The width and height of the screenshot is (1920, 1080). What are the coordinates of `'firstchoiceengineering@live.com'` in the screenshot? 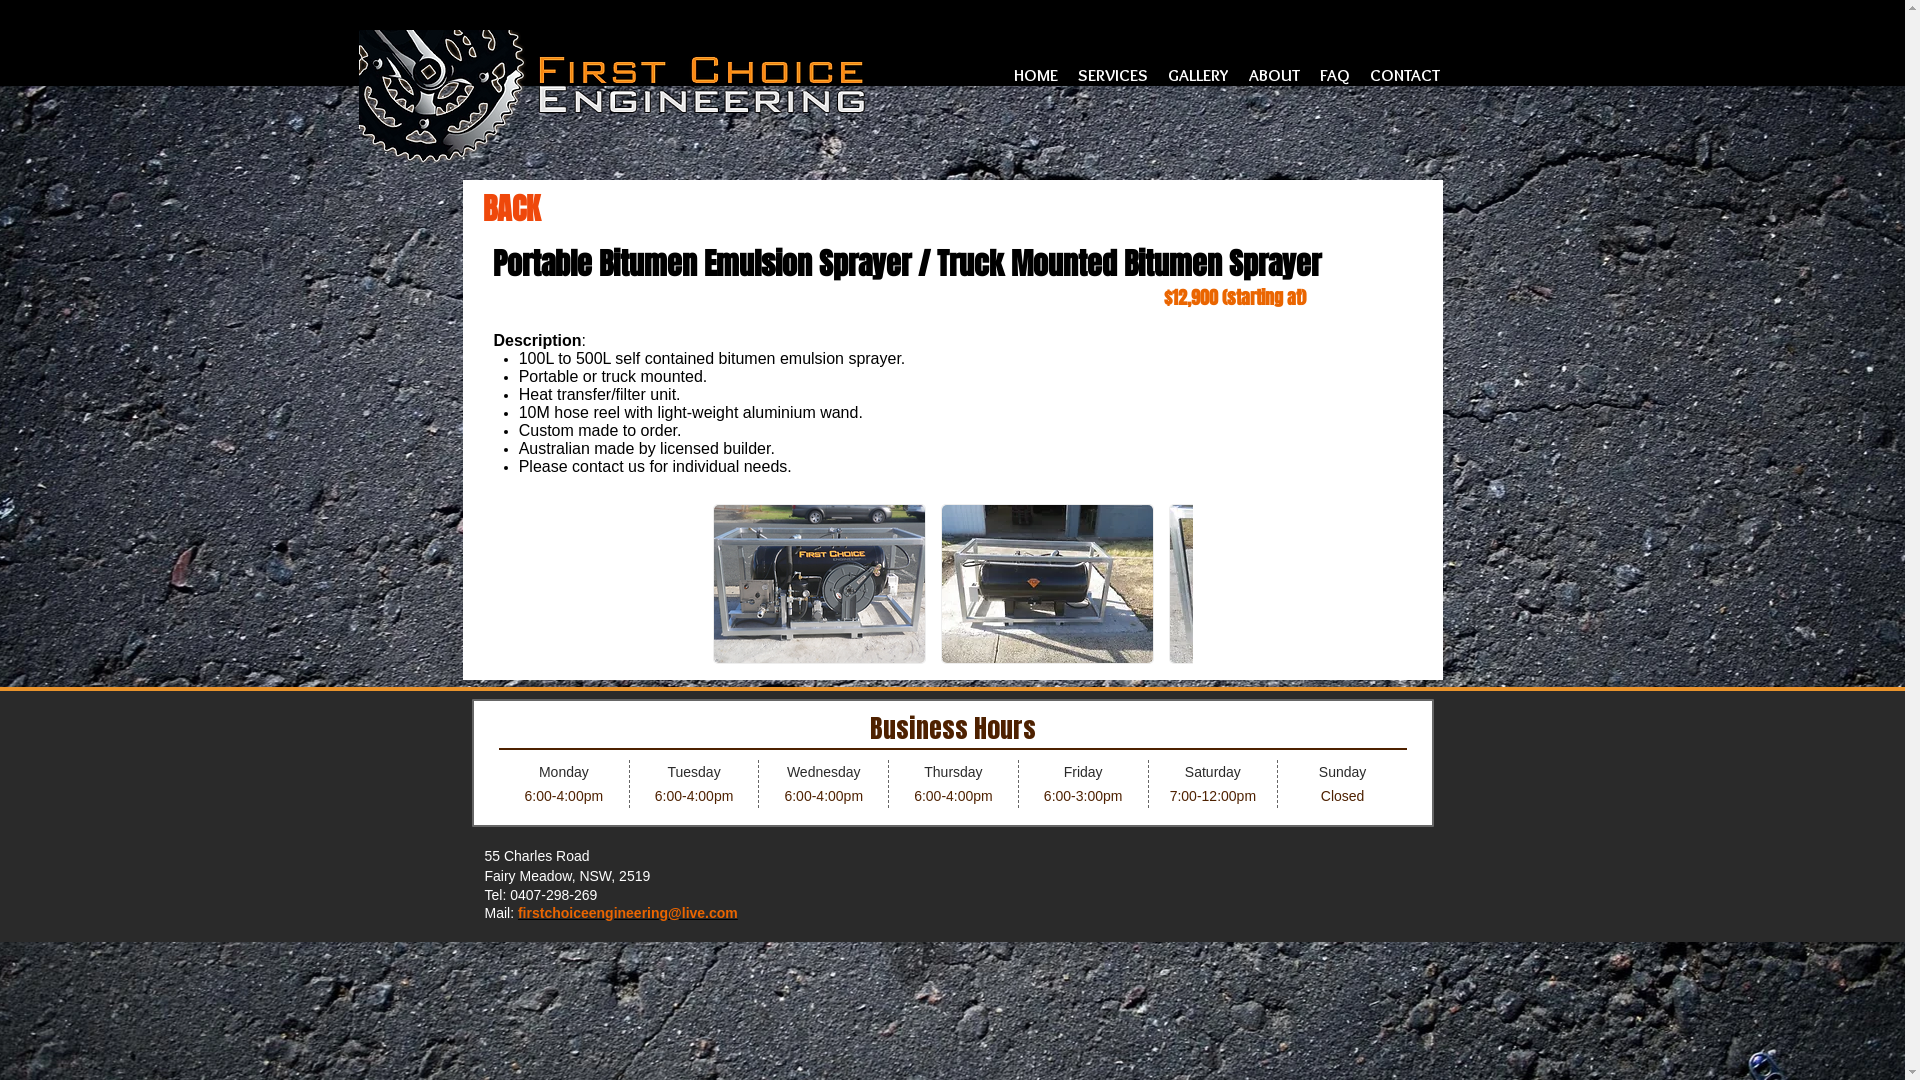 It's located at (627, 913).